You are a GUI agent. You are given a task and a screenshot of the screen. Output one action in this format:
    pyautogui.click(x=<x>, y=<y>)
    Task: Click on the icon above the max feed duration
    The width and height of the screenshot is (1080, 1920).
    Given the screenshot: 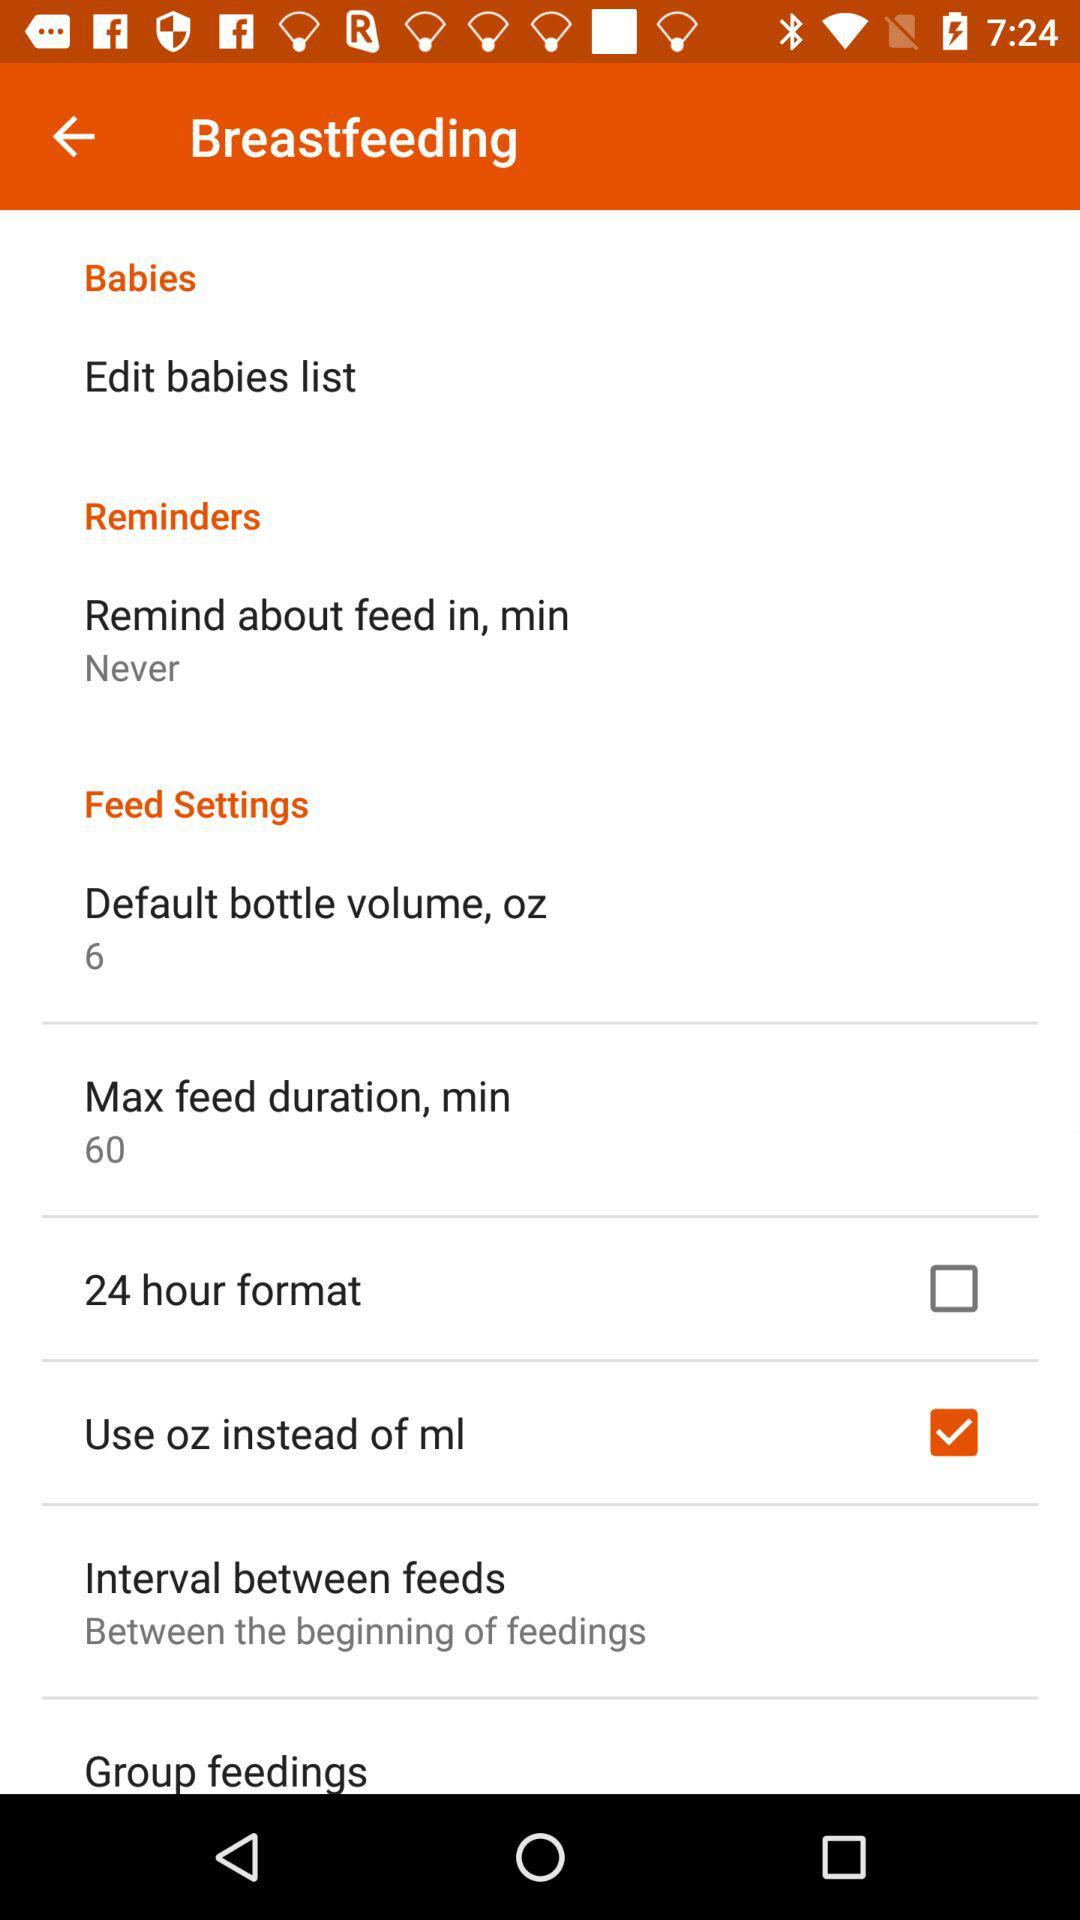 What is the action you would take?
    pyautogui.click(x=94, y=953)
    